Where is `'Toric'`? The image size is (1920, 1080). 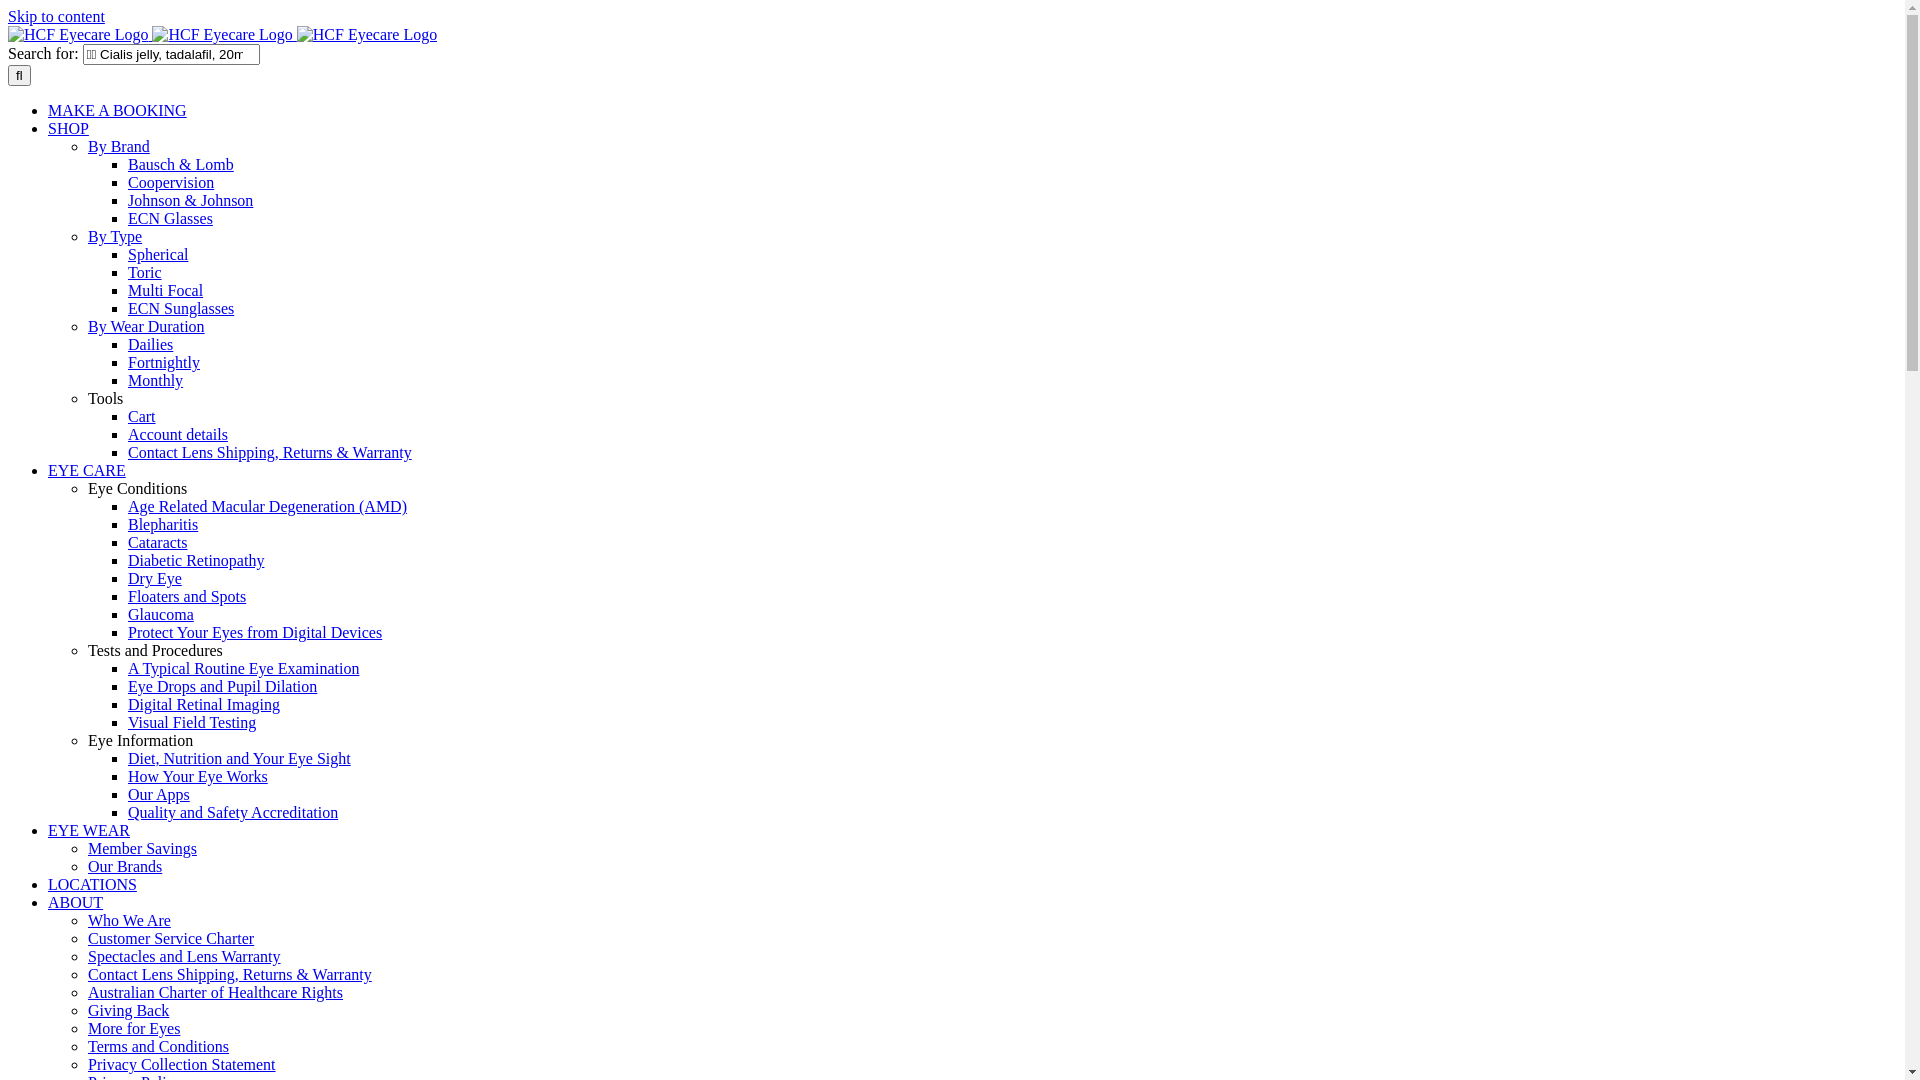 'Toric' is located at coordinates (127, 272).